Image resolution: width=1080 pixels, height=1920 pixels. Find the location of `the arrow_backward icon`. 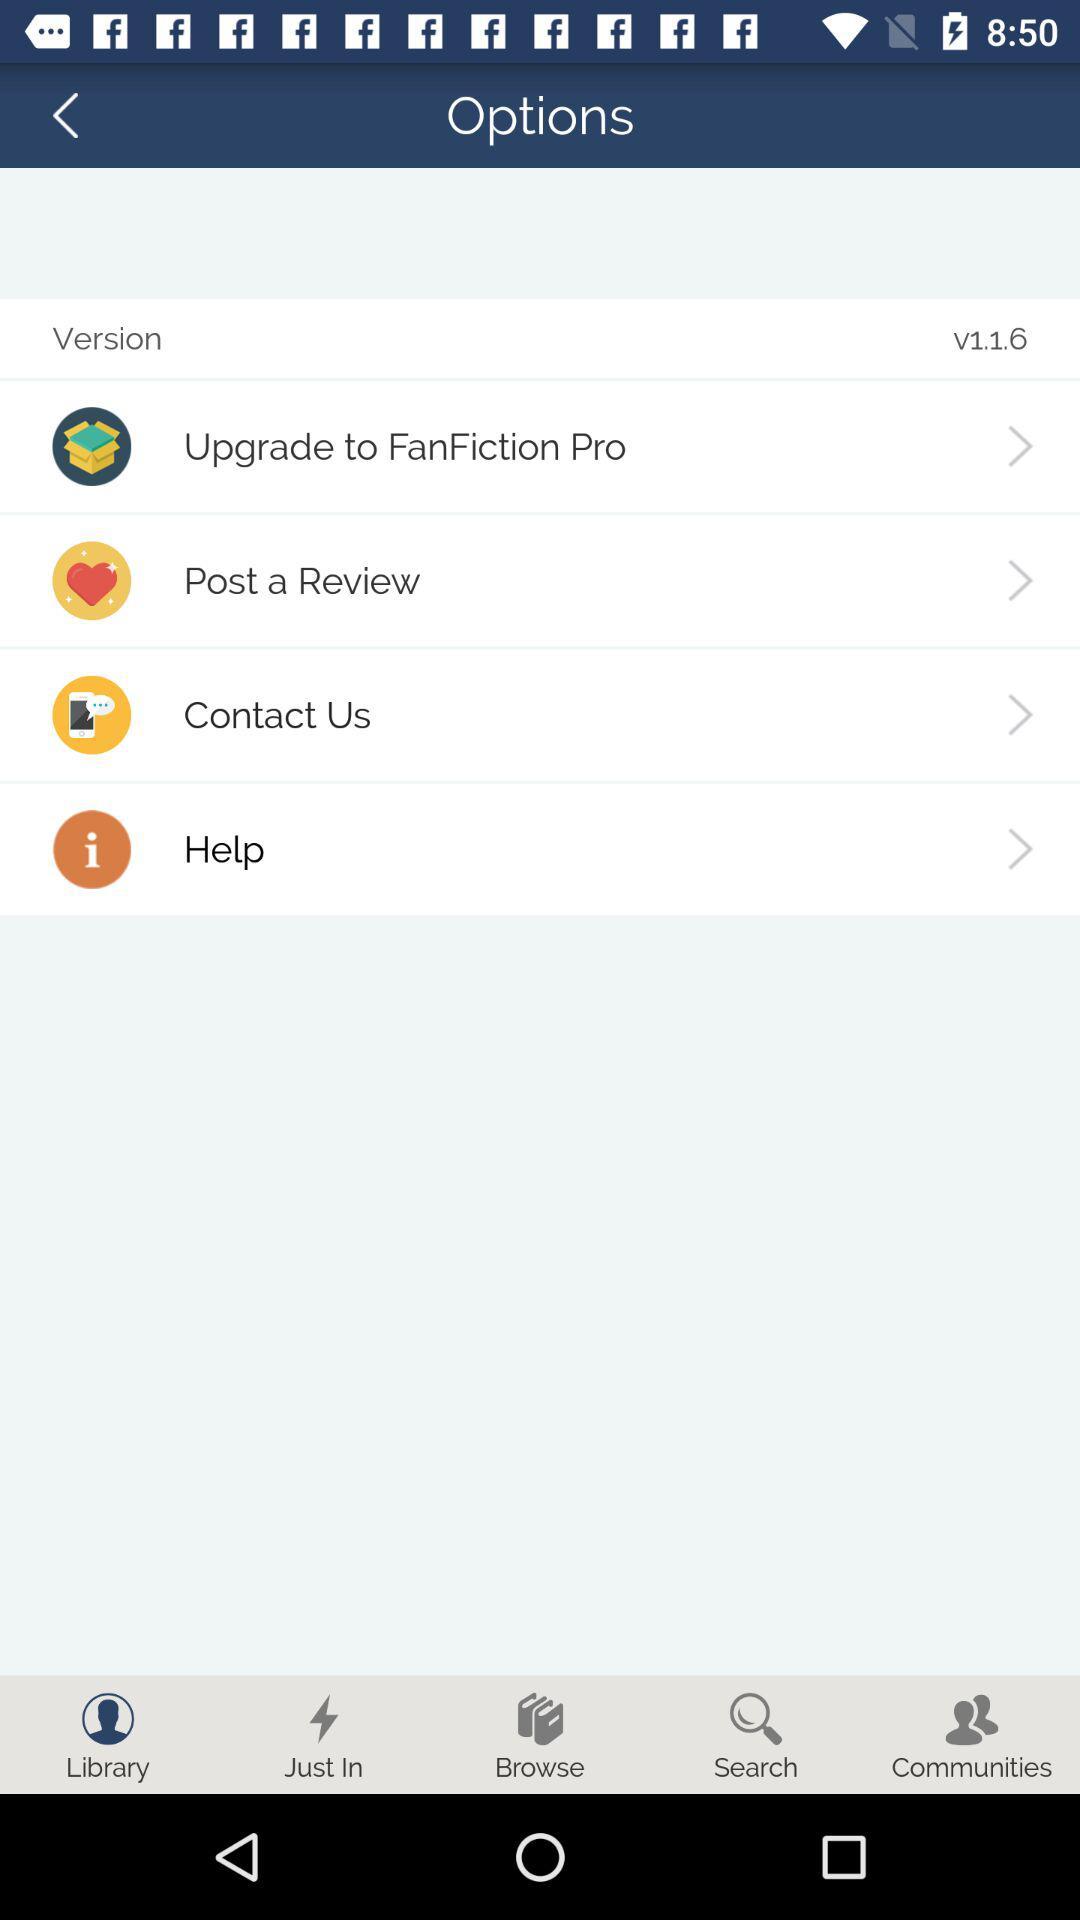

the arrow_backward icon is located at coordinates (77, 114).